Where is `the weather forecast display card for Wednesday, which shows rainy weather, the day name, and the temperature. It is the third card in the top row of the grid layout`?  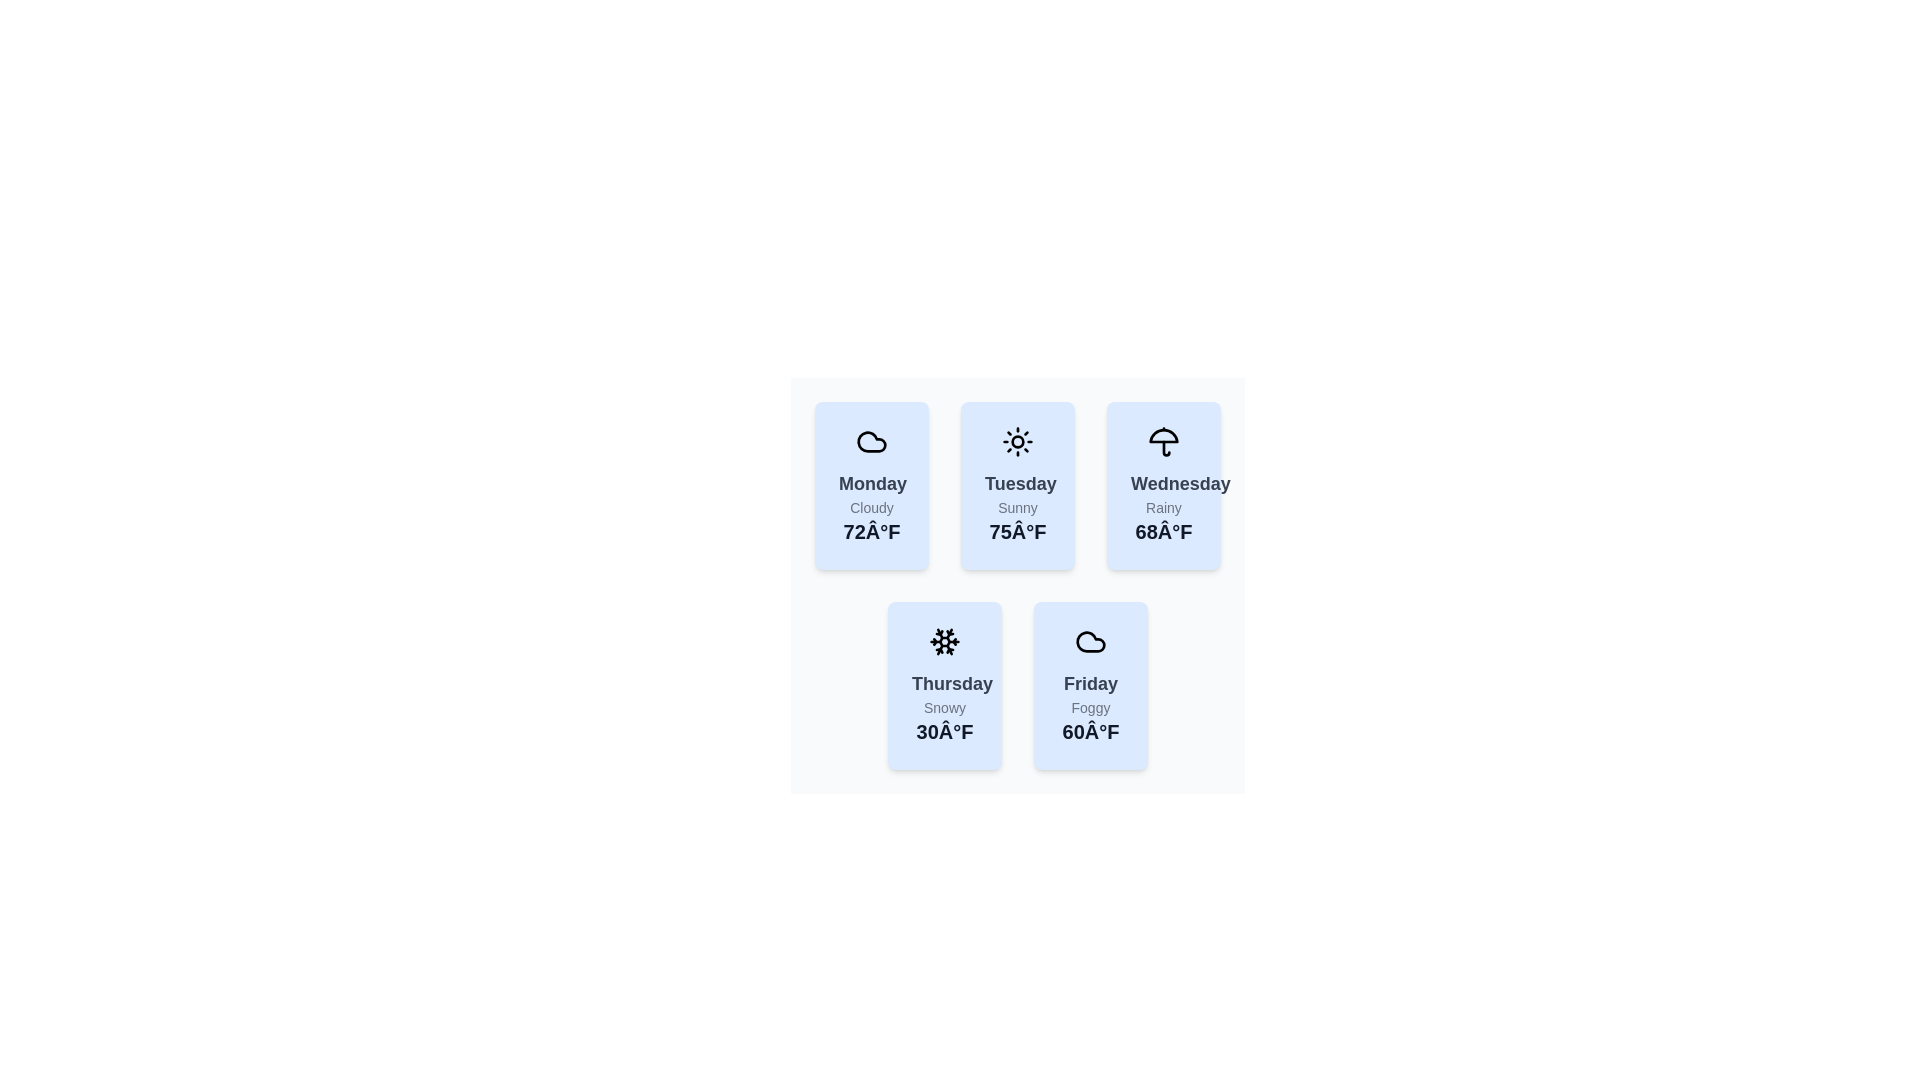
the weather forecast display card for Wednesday, which shows rainy weather, the day name, and the temperature. It is the third card in the top row of the grid layout is located at coordinates (1163, 486).